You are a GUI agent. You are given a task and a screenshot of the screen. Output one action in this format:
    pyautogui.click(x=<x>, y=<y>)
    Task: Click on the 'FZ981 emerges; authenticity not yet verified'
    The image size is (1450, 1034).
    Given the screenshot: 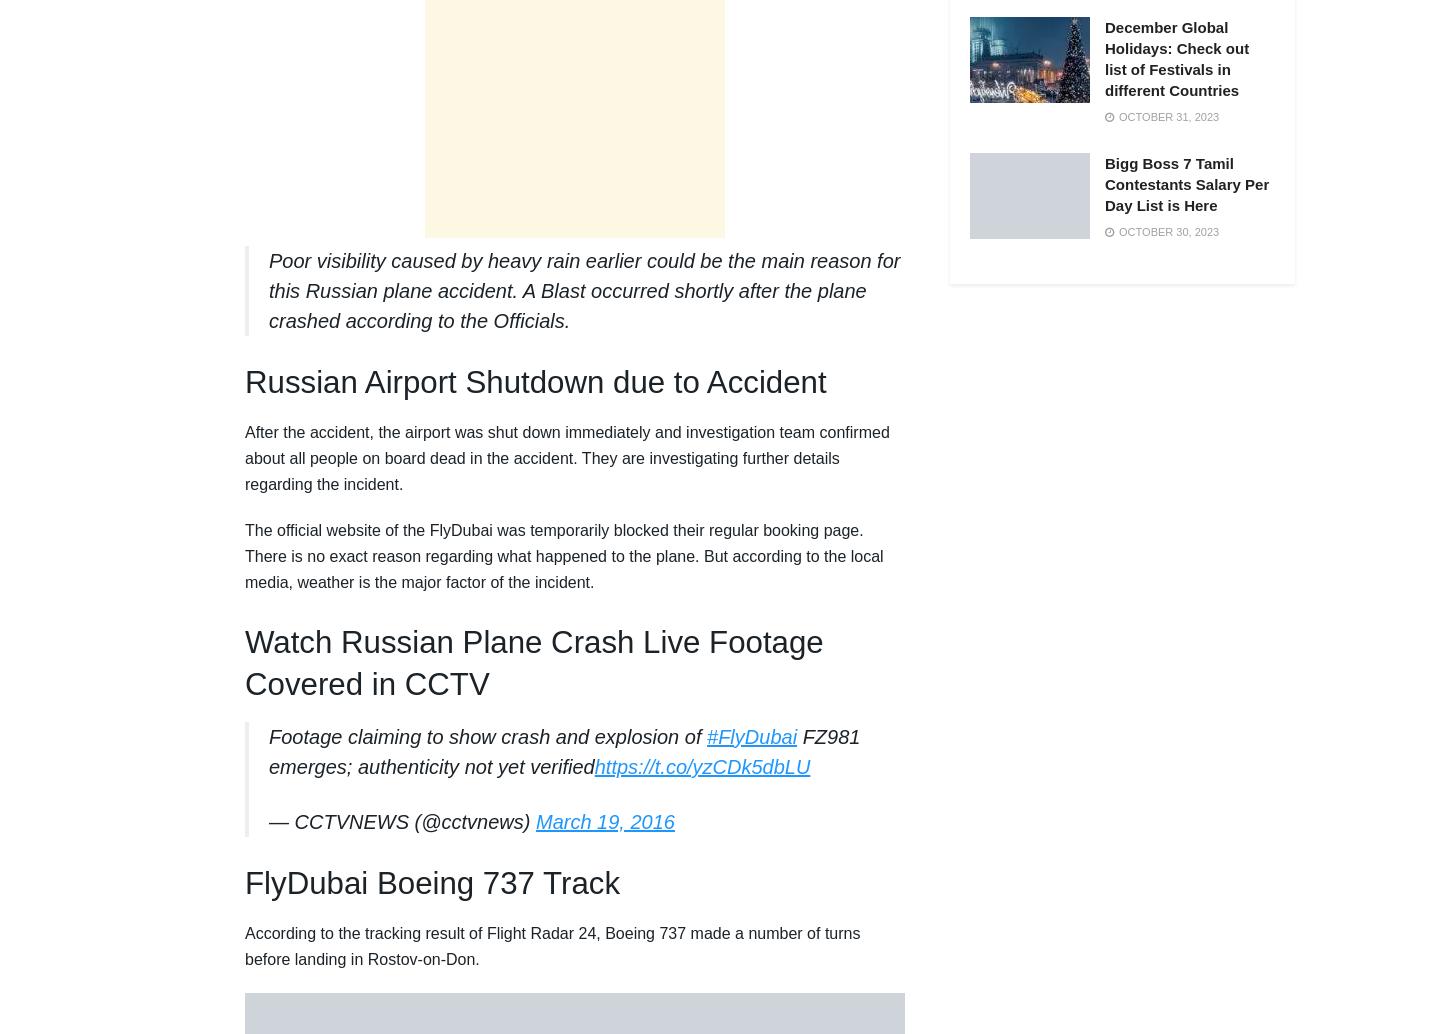 What is the action you would take?
    pyautogui.click(x=564, y=752)
    